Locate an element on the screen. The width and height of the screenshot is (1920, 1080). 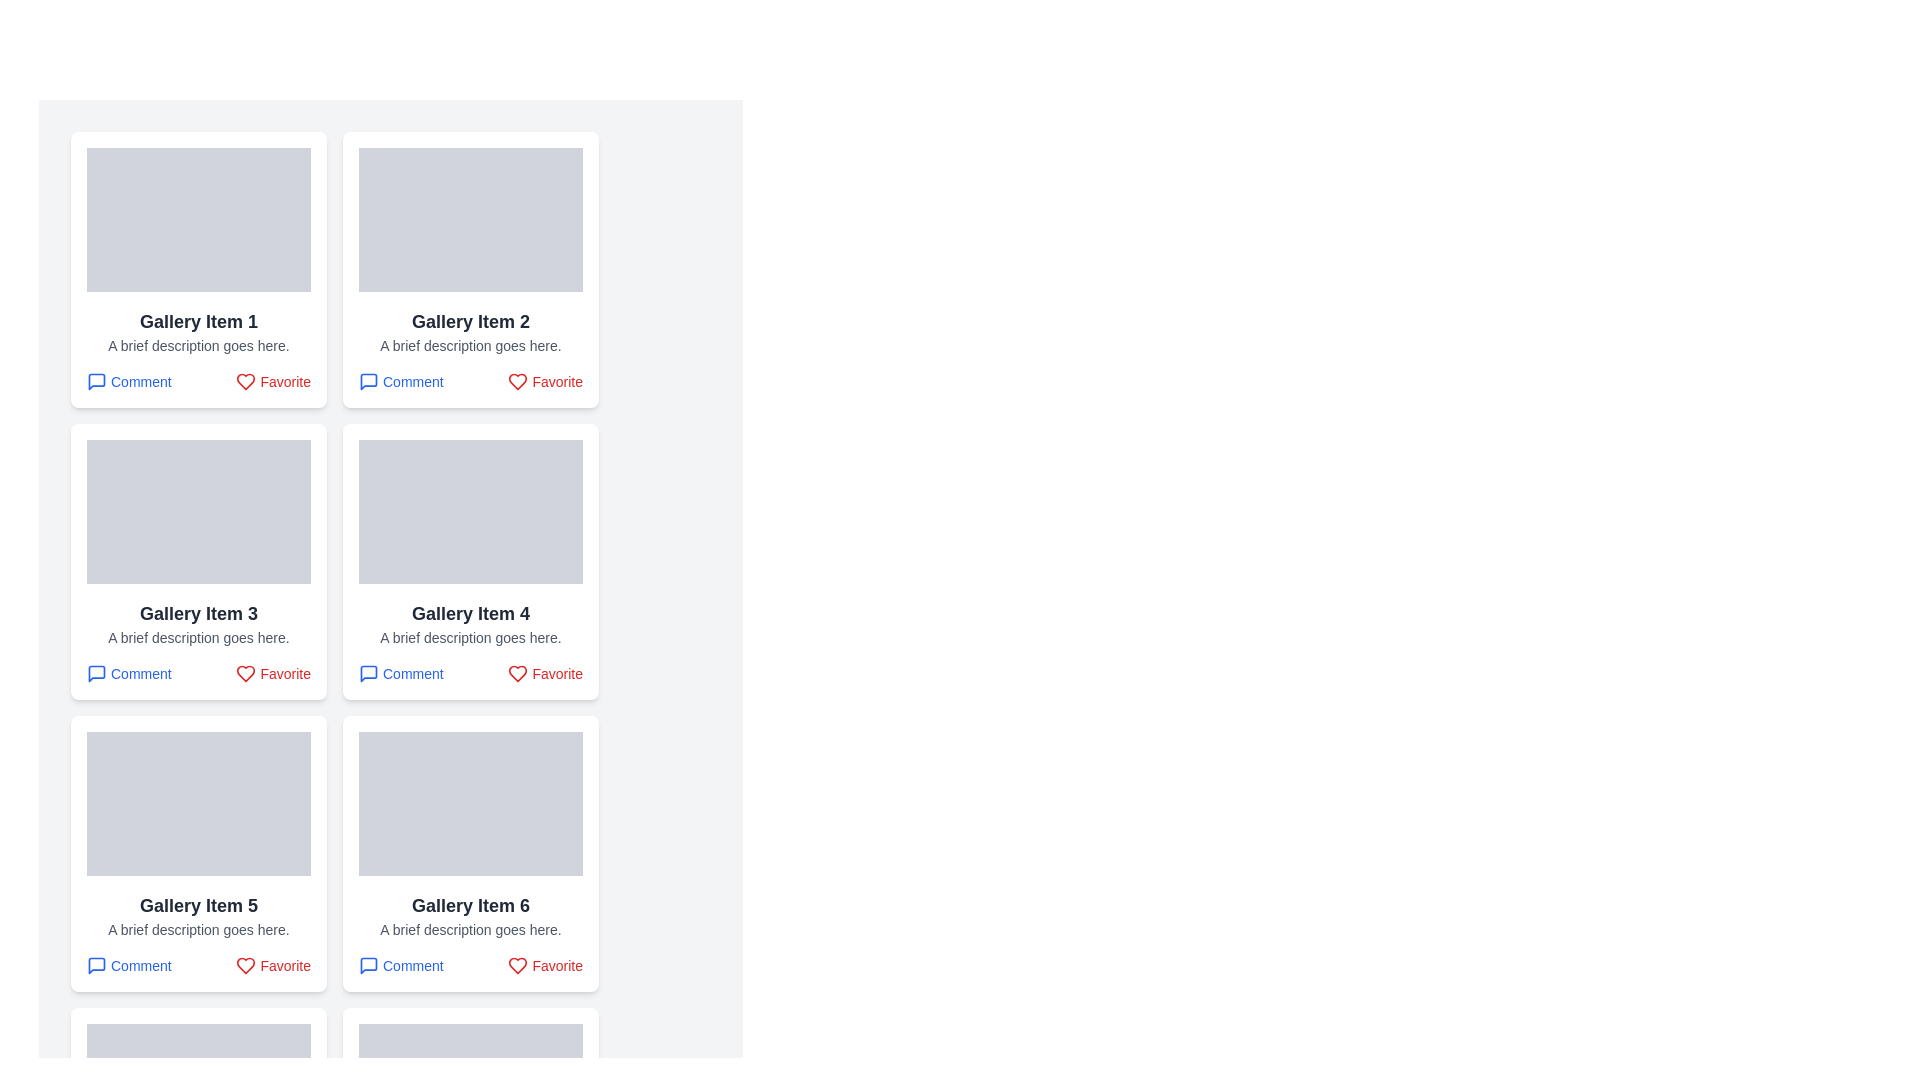
text label containing 'A brief description goes here.' located under the title 'Gallery Item 3' in the third gallery card is located at coordinates (198, 637).